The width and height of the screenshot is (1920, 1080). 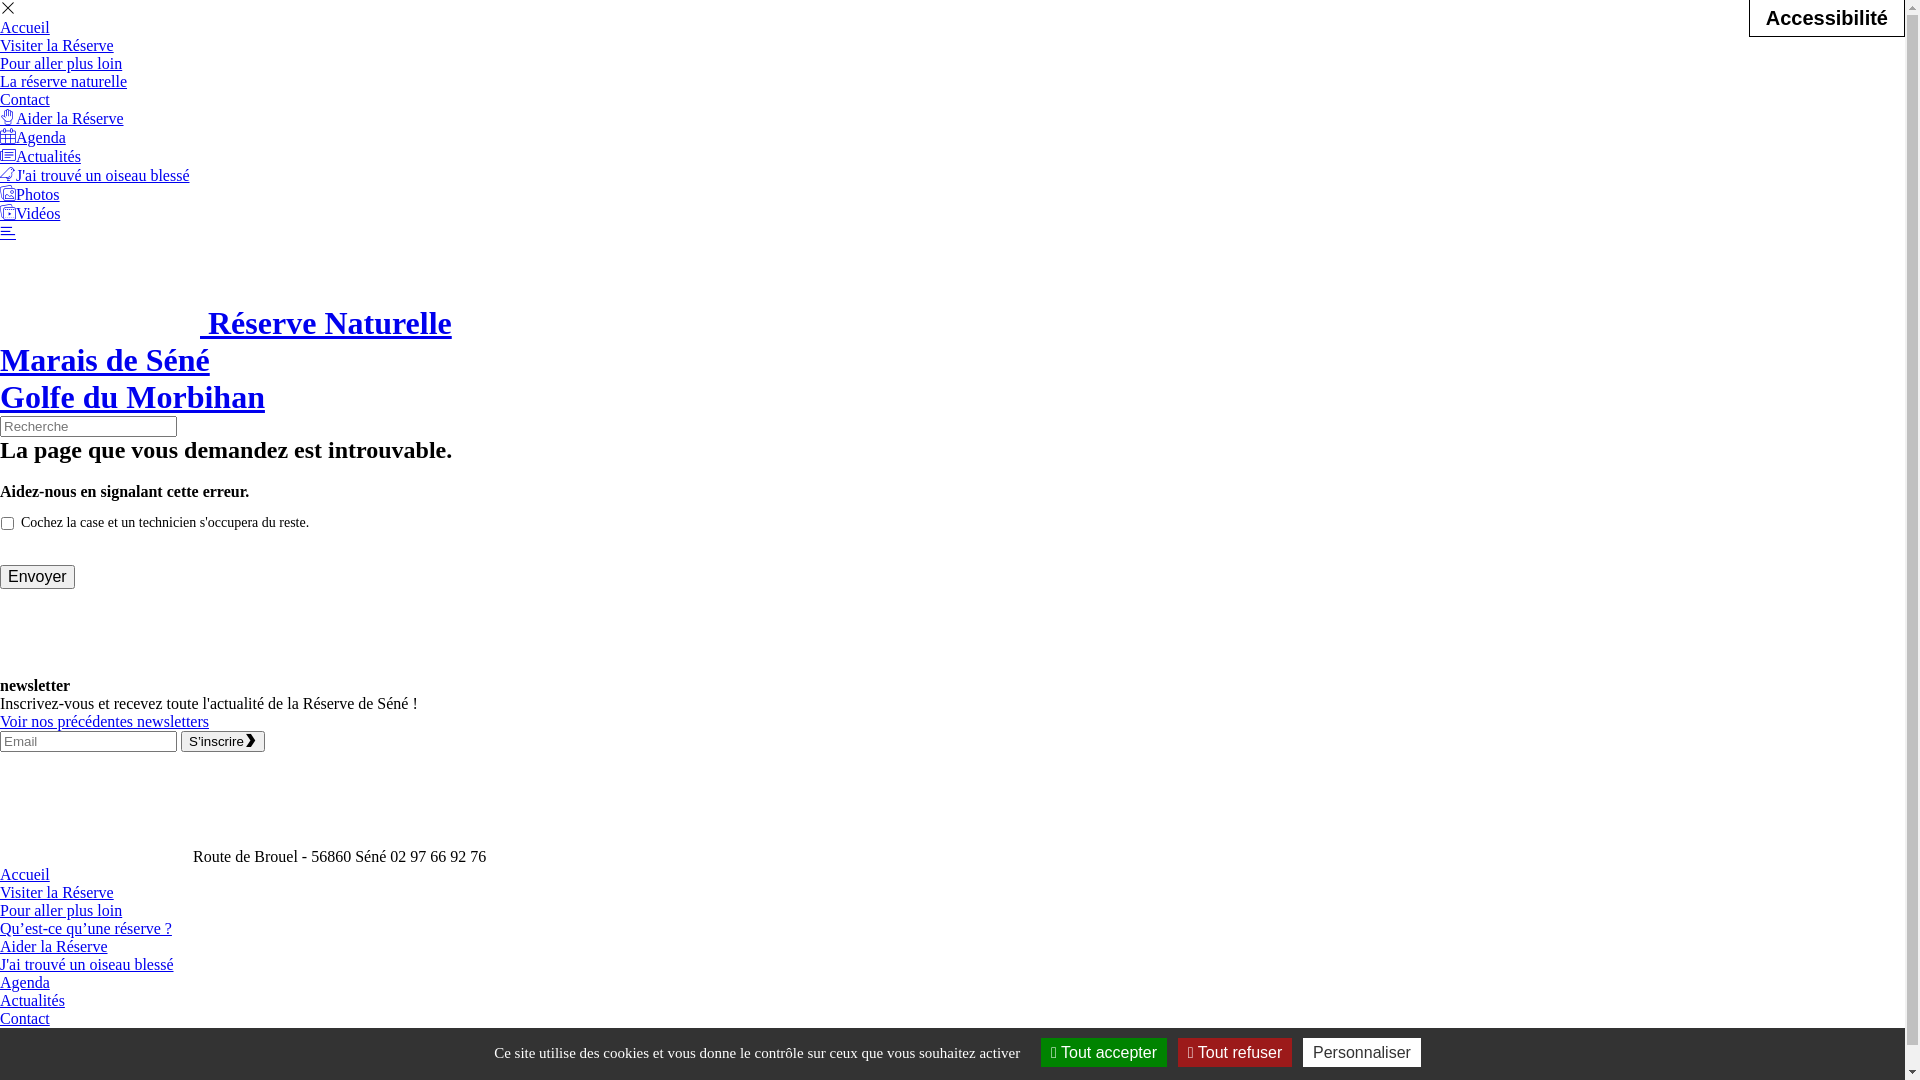 I want to click on 'Photos', so click(x=0, y=194).